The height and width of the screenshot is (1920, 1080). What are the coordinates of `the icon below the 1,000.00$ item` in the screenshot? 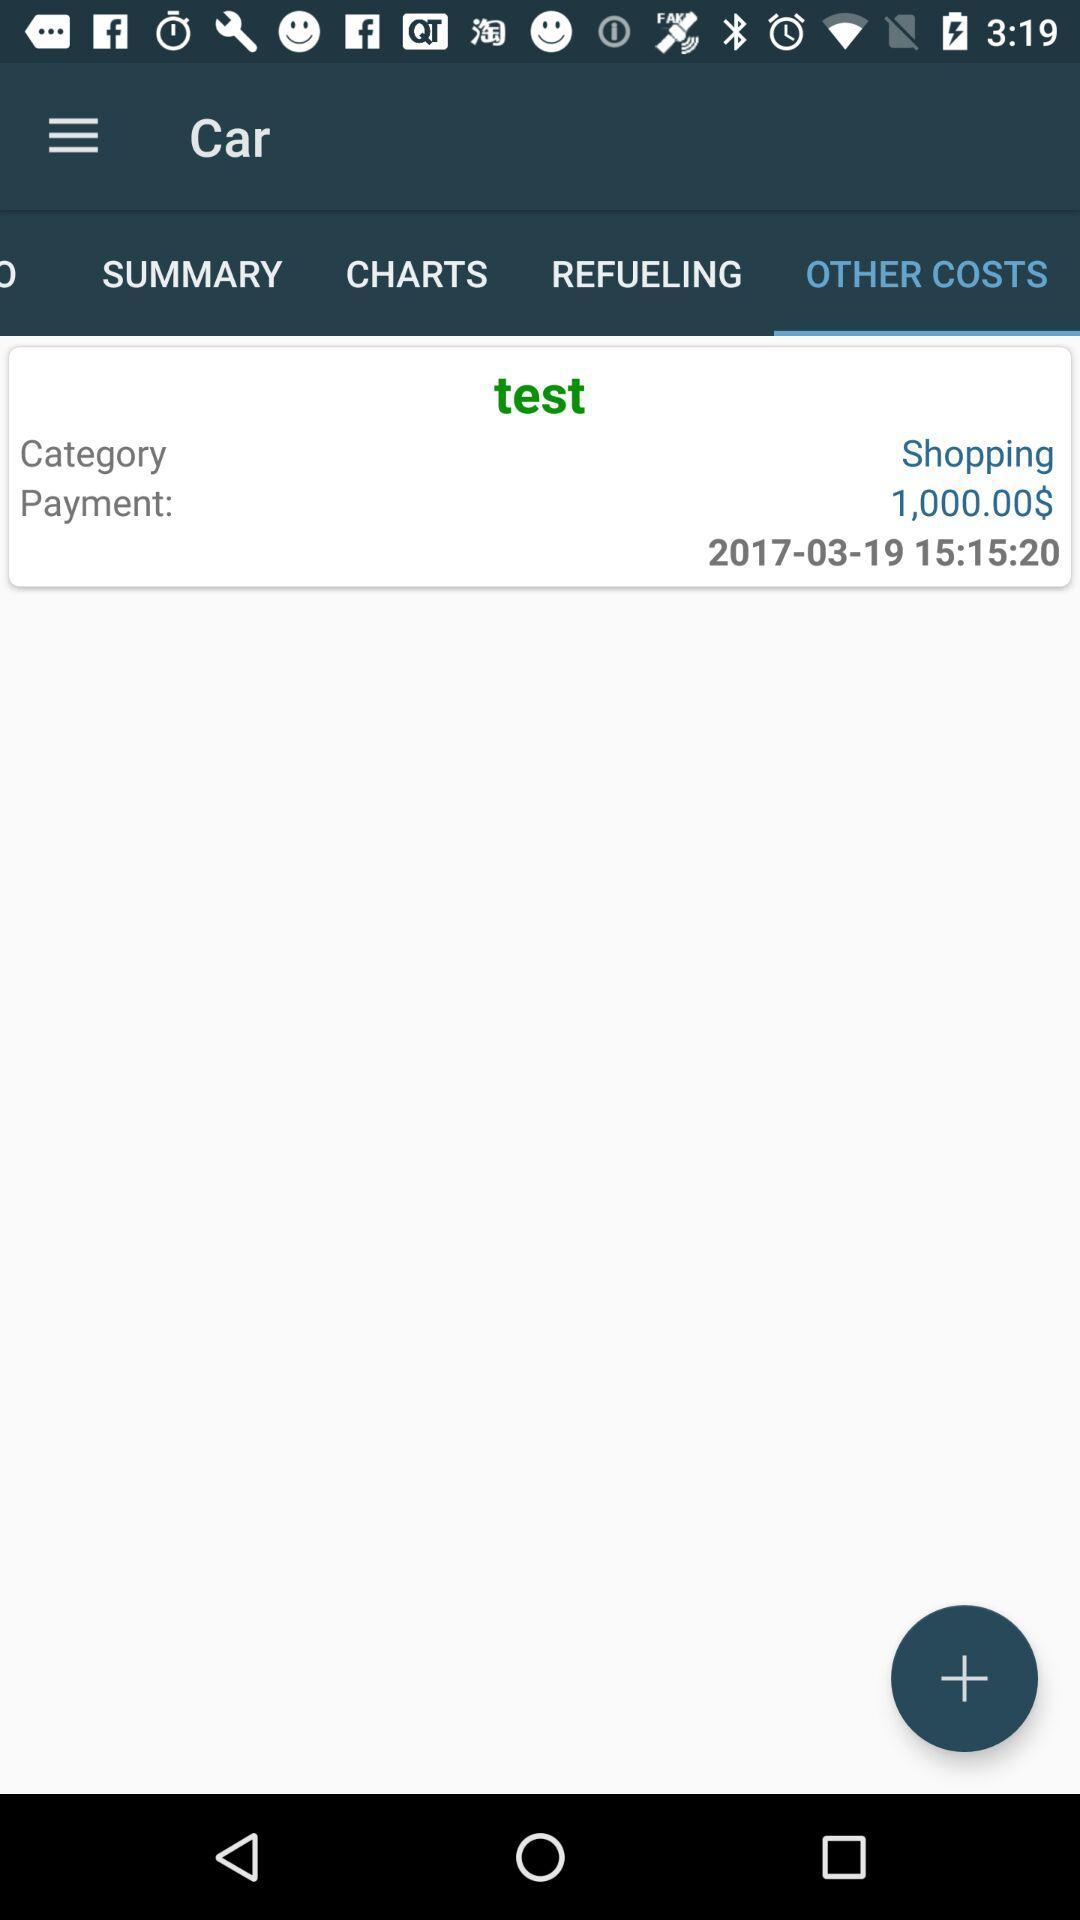 It's located at (883, 551).